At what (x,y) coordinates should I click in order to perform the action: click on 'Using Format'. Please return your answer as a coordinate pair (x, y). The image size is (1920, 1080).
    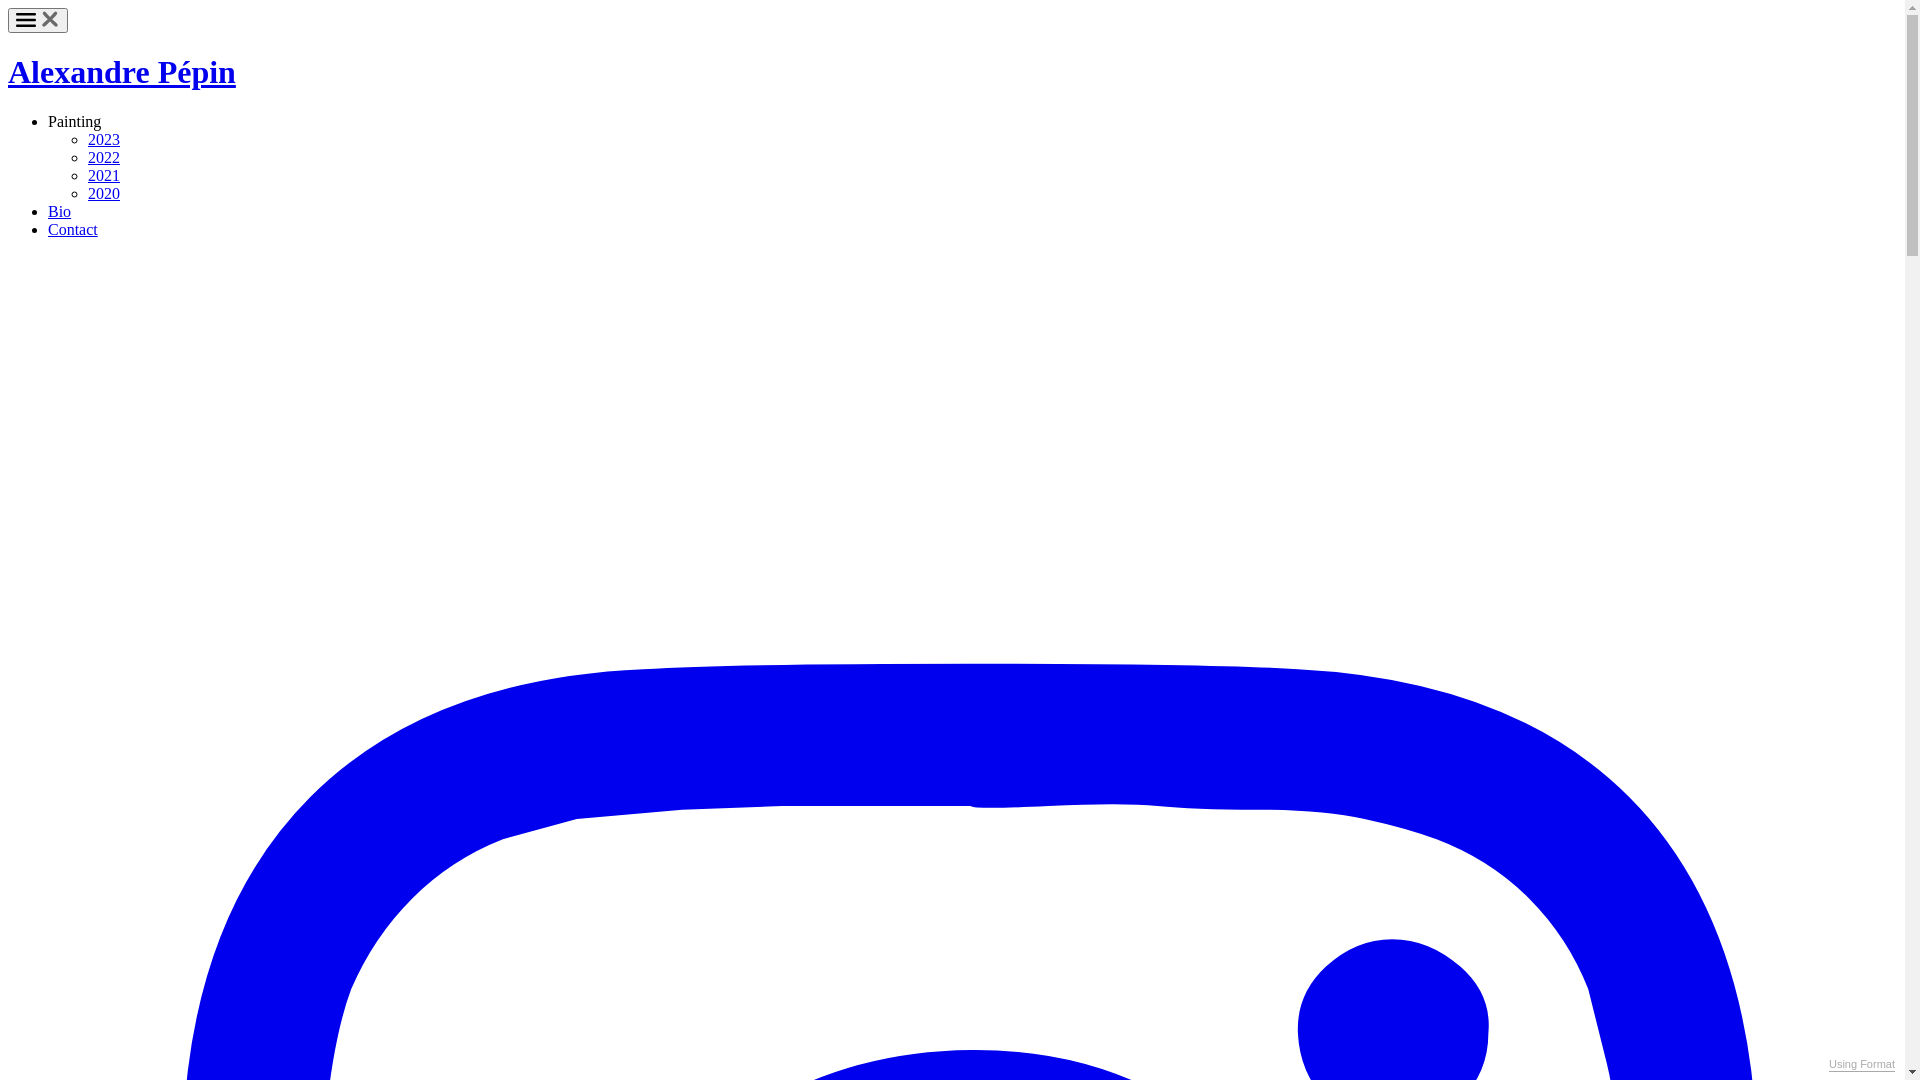
    Looking at the image, I should click on (1828, 1063).